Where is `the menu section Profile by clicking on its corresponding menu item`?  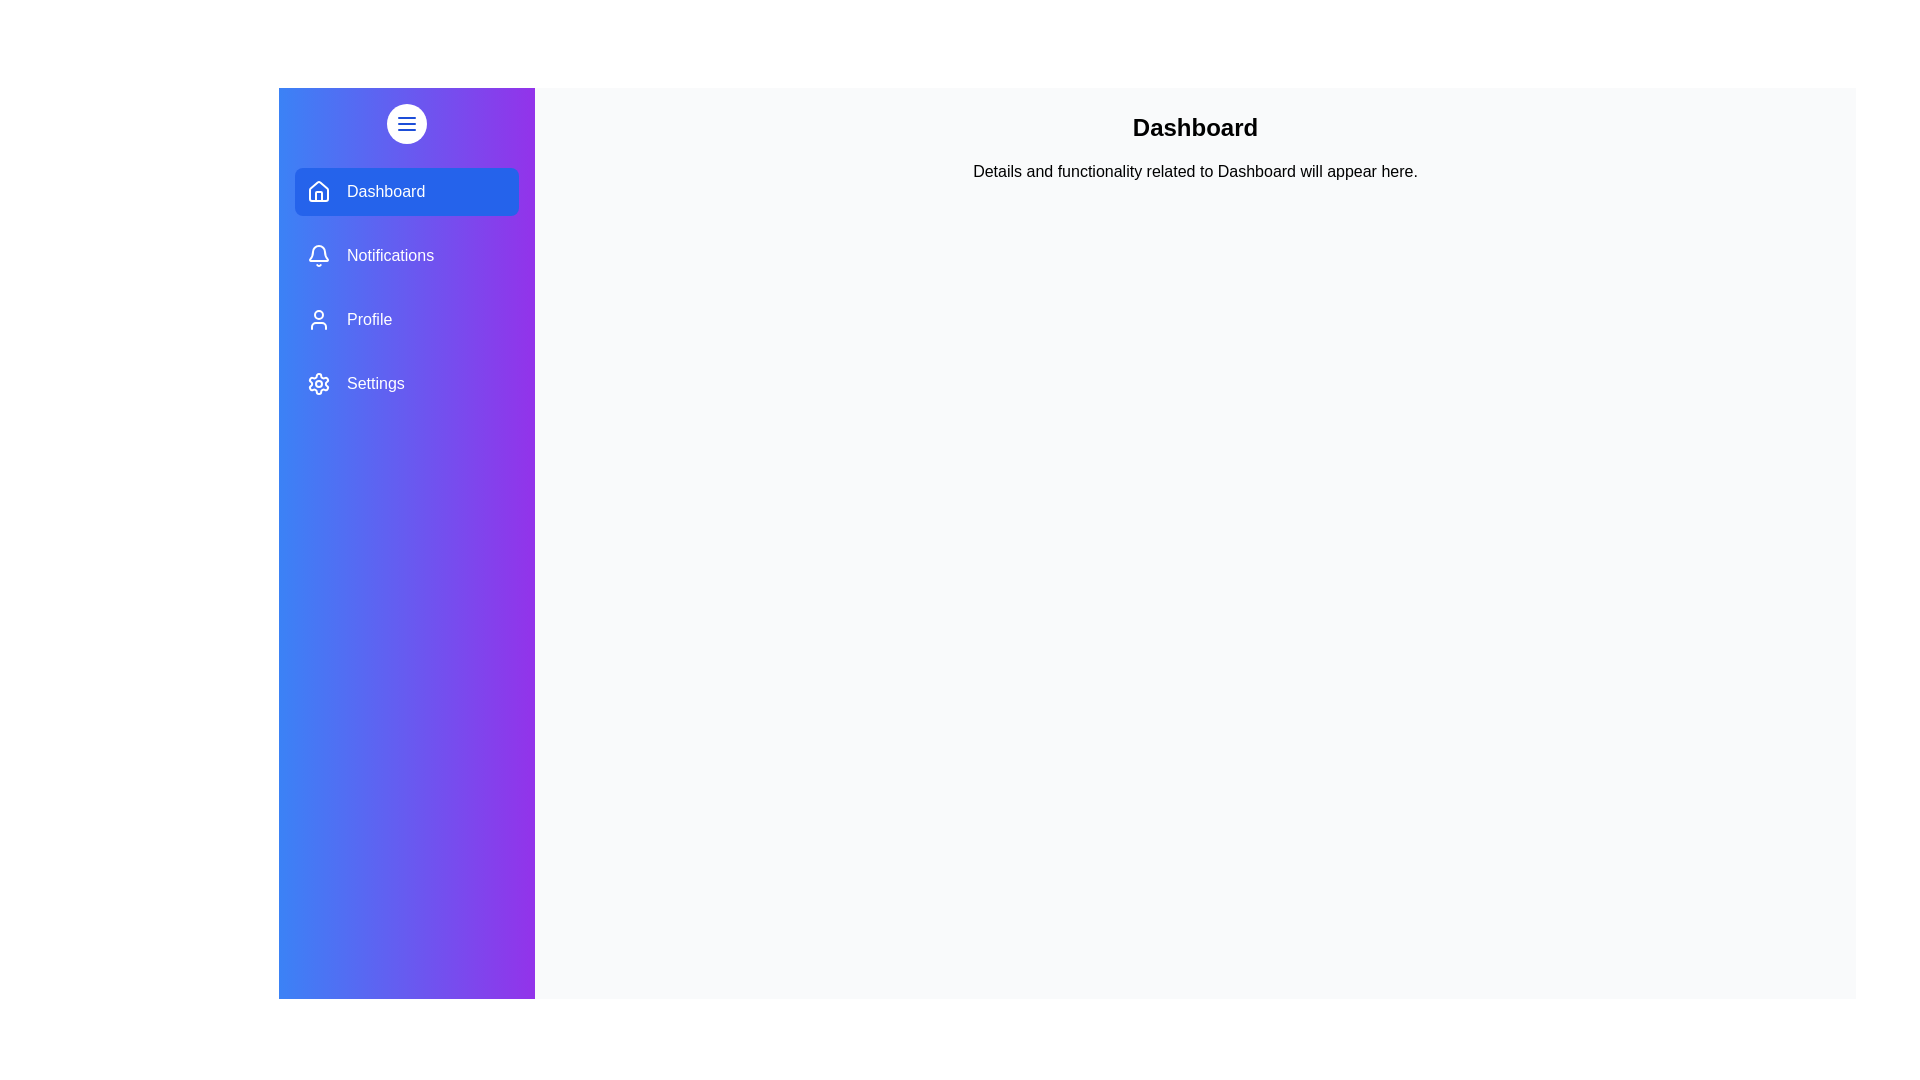
the menu section Profile by clicking on its corresponding menu item is located at coordinates (406, 319).